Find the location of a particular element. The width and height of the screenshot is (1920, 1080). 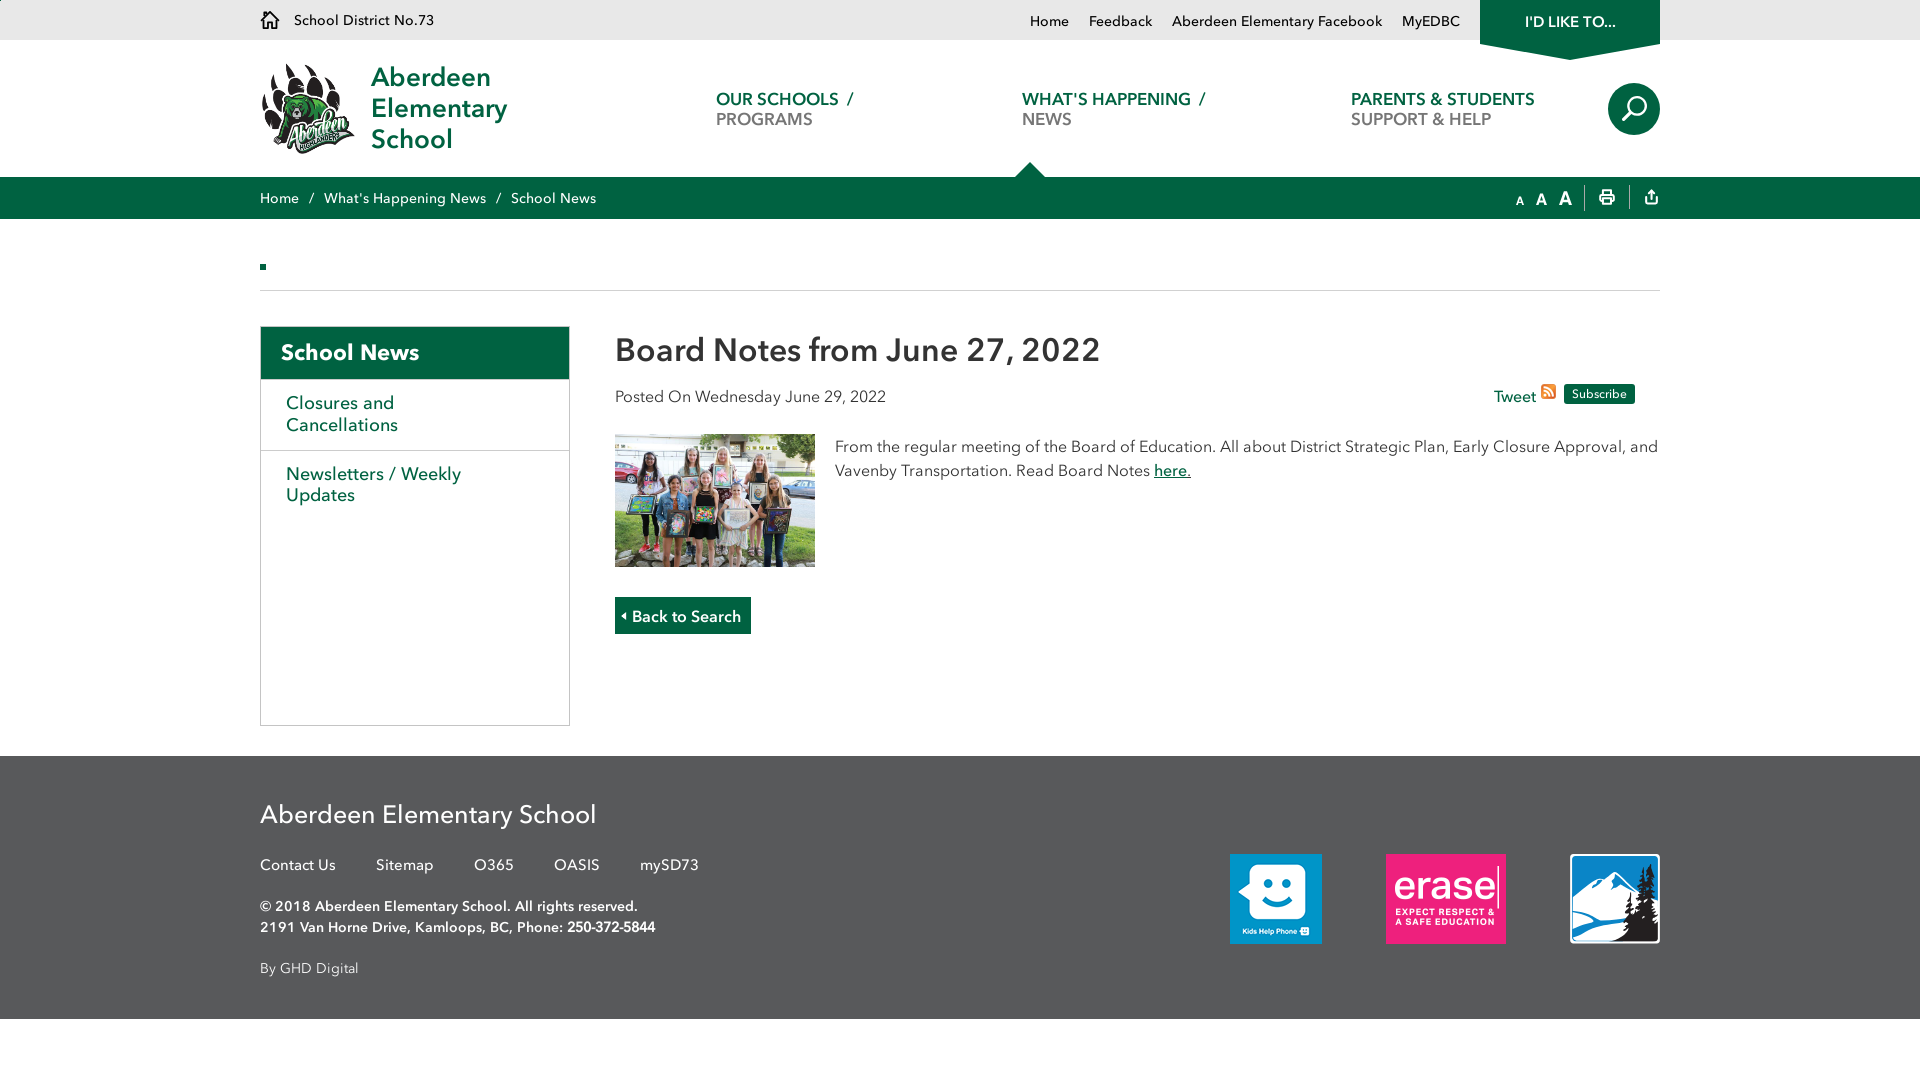

'Contact Us' is located at coordinates (296, 864).